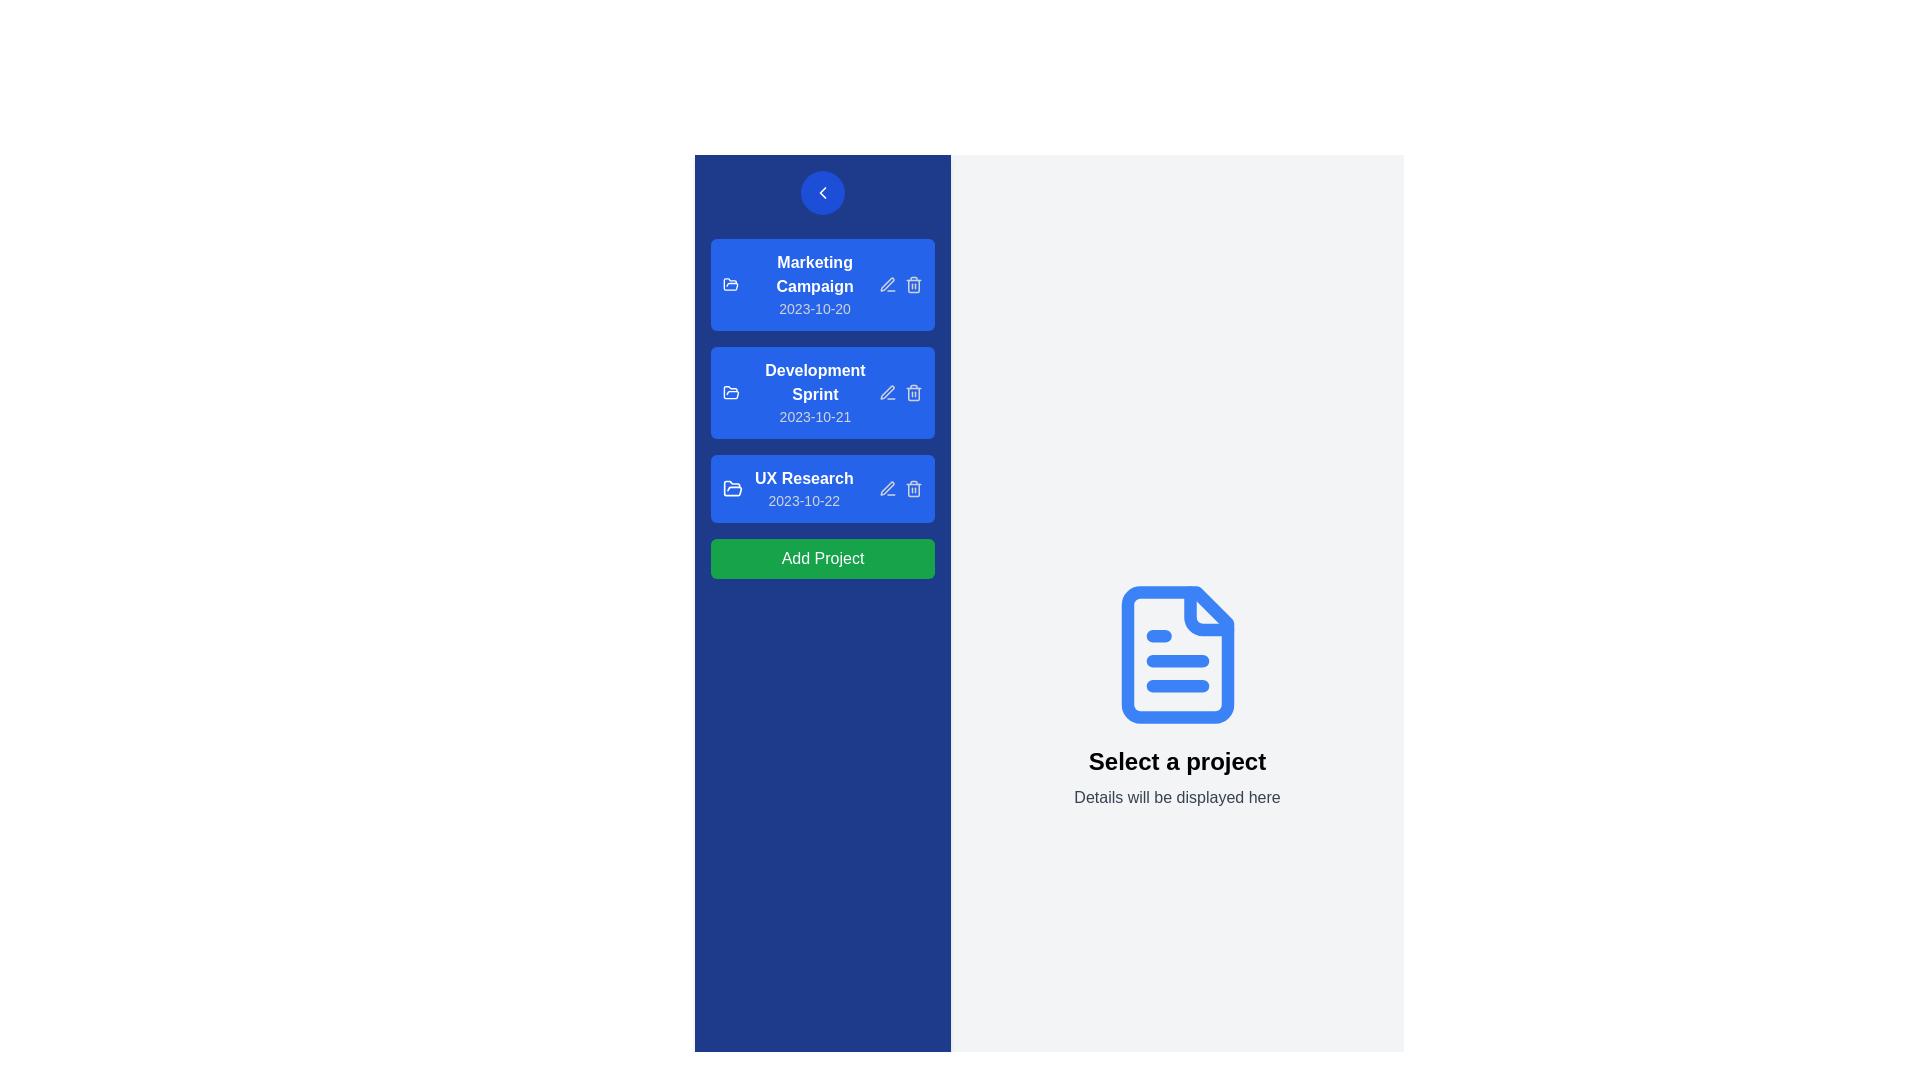 The height and width of the screenshot is (1080, 1920). What do you see at coordinates (1177, 762) in the screenshot?
I see `the text label displaying 'Select a project', which is centrally located beneath a document icon` at bounding box center [1177, 762].